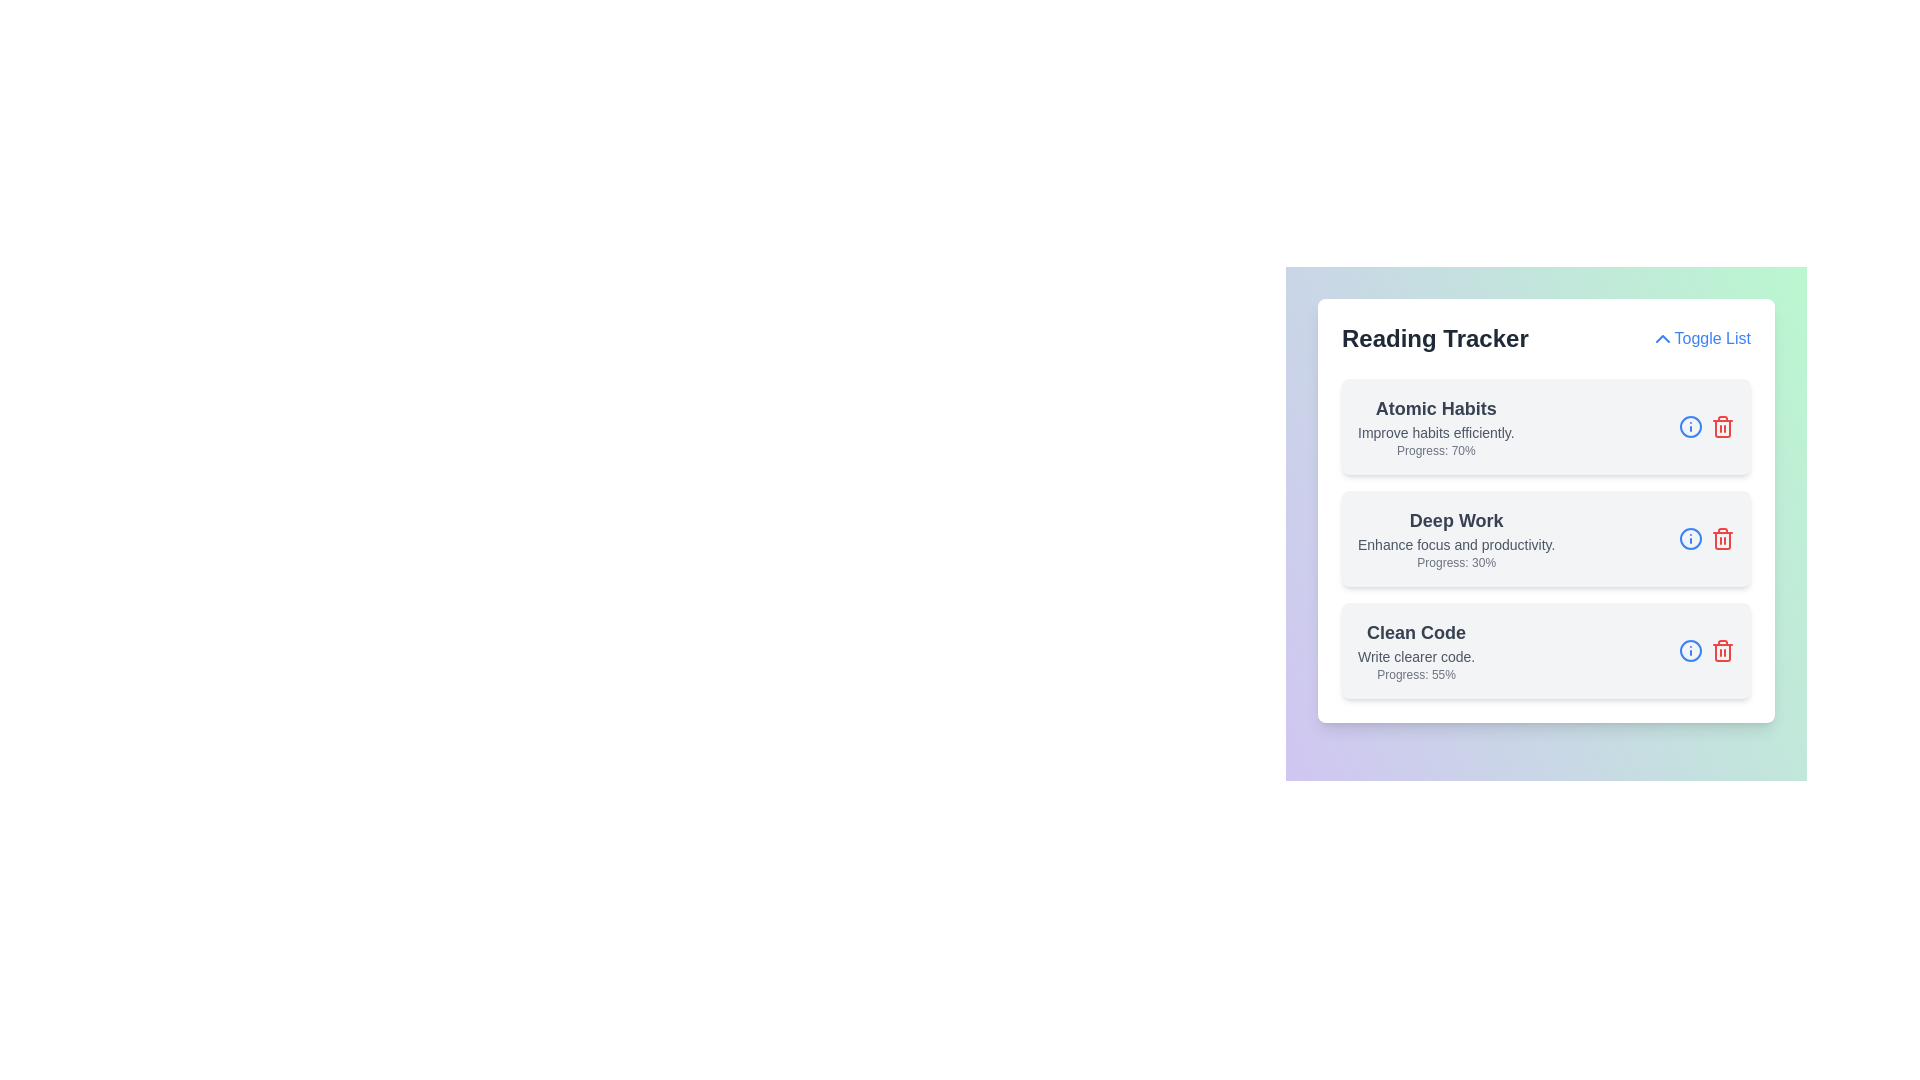  Describe the element at coordinates (1435, 407) in the screenshot. I see `the text label element displaying 'Atomic Habits' in bold dark gray, which serves as the title in a light gray box at the top of its section` at that location.